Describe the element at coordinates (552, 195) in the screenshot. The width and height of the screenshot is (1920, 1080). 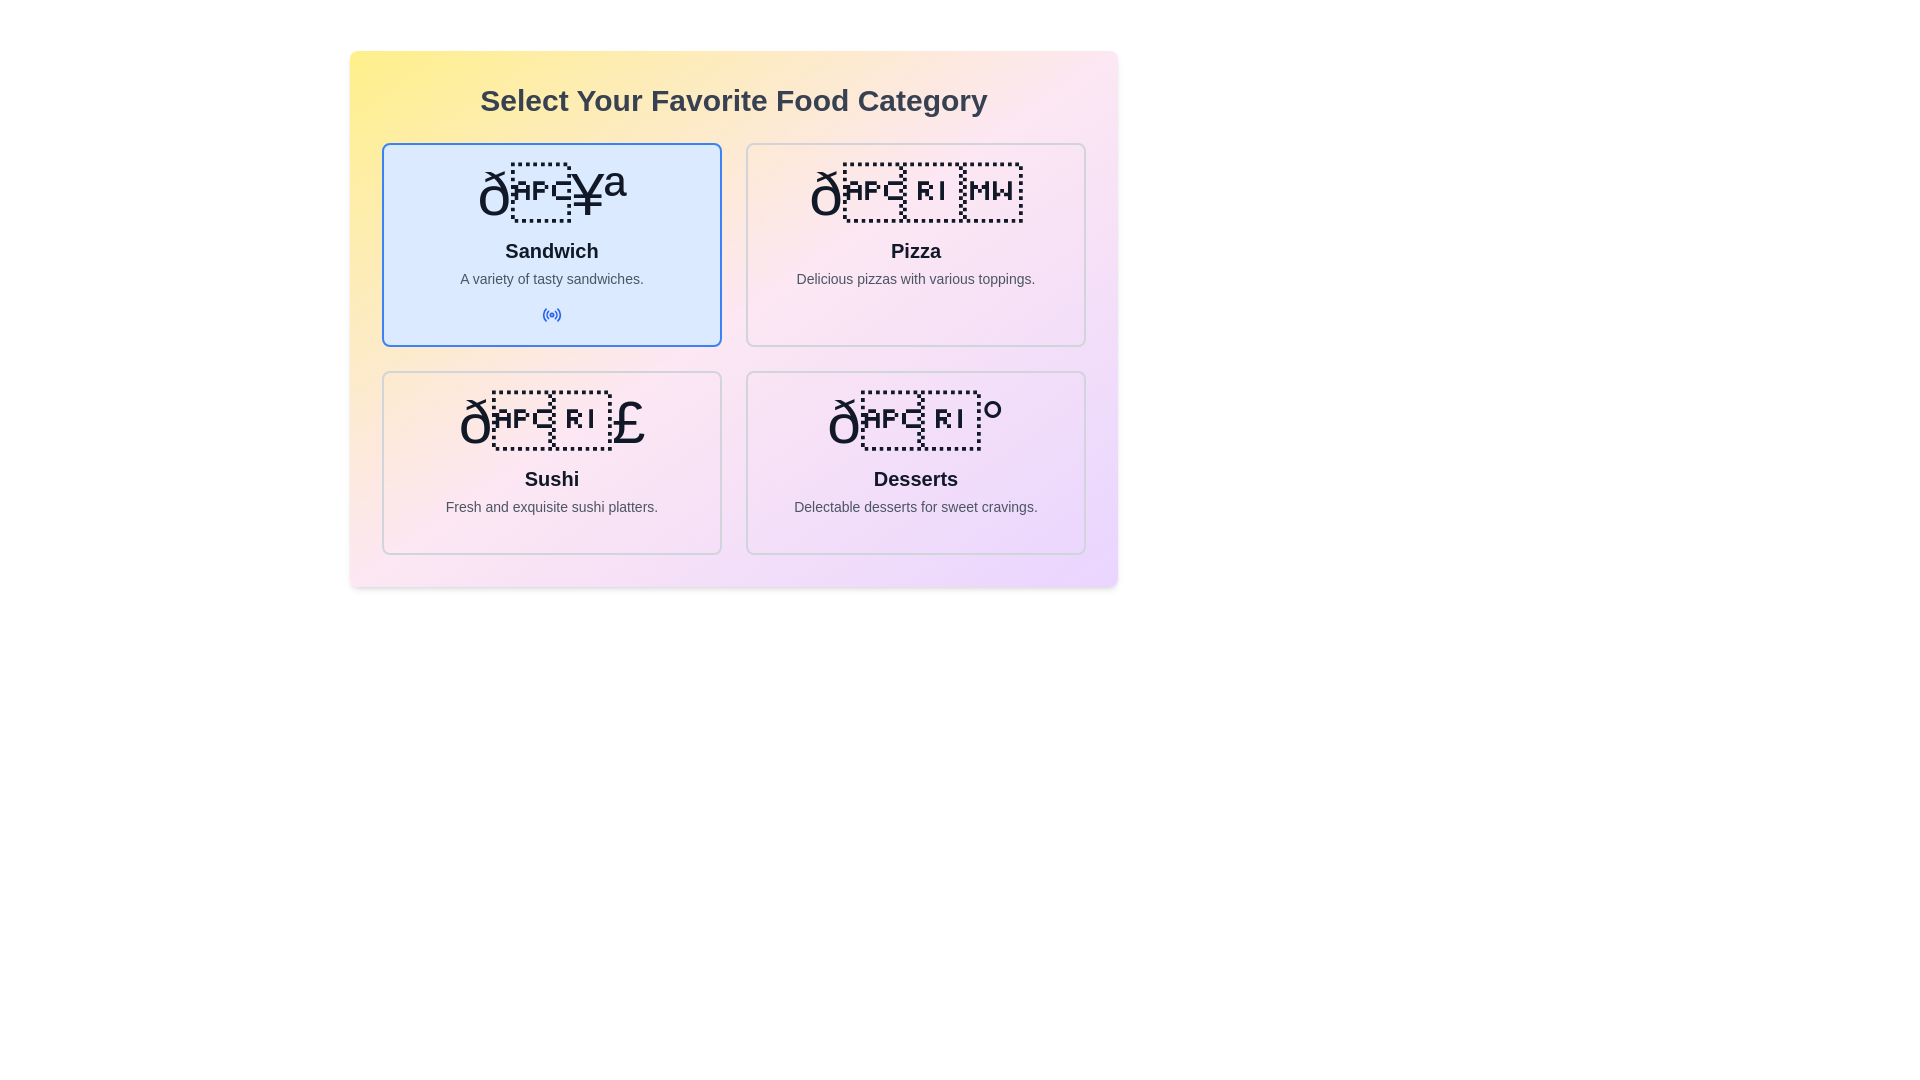
I see `the prominent decorative symbol displayed in a large, dark font style located above the title 'Sandwich' within a light blue, rounded rectangular area` at that location.